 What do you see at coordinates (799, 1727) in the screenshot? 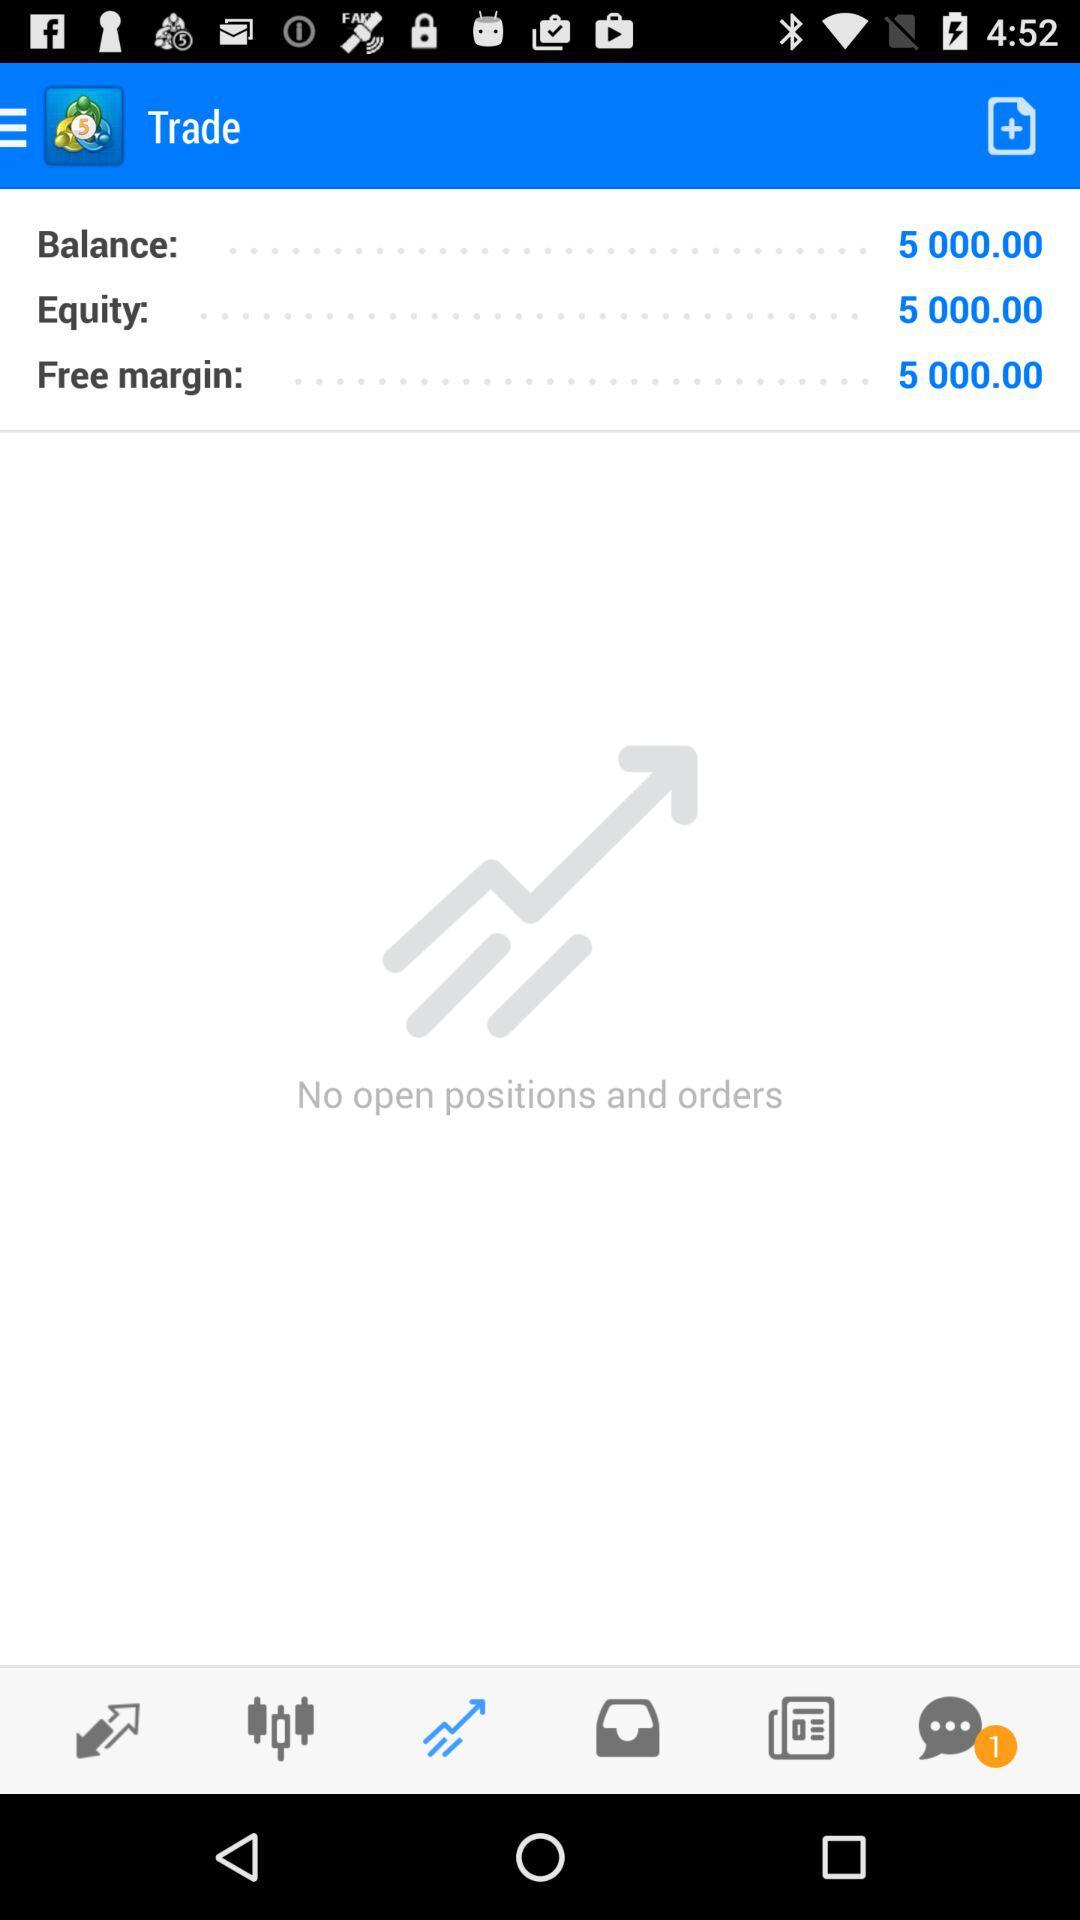
I see `print document` at bounding box center [799, 1727].